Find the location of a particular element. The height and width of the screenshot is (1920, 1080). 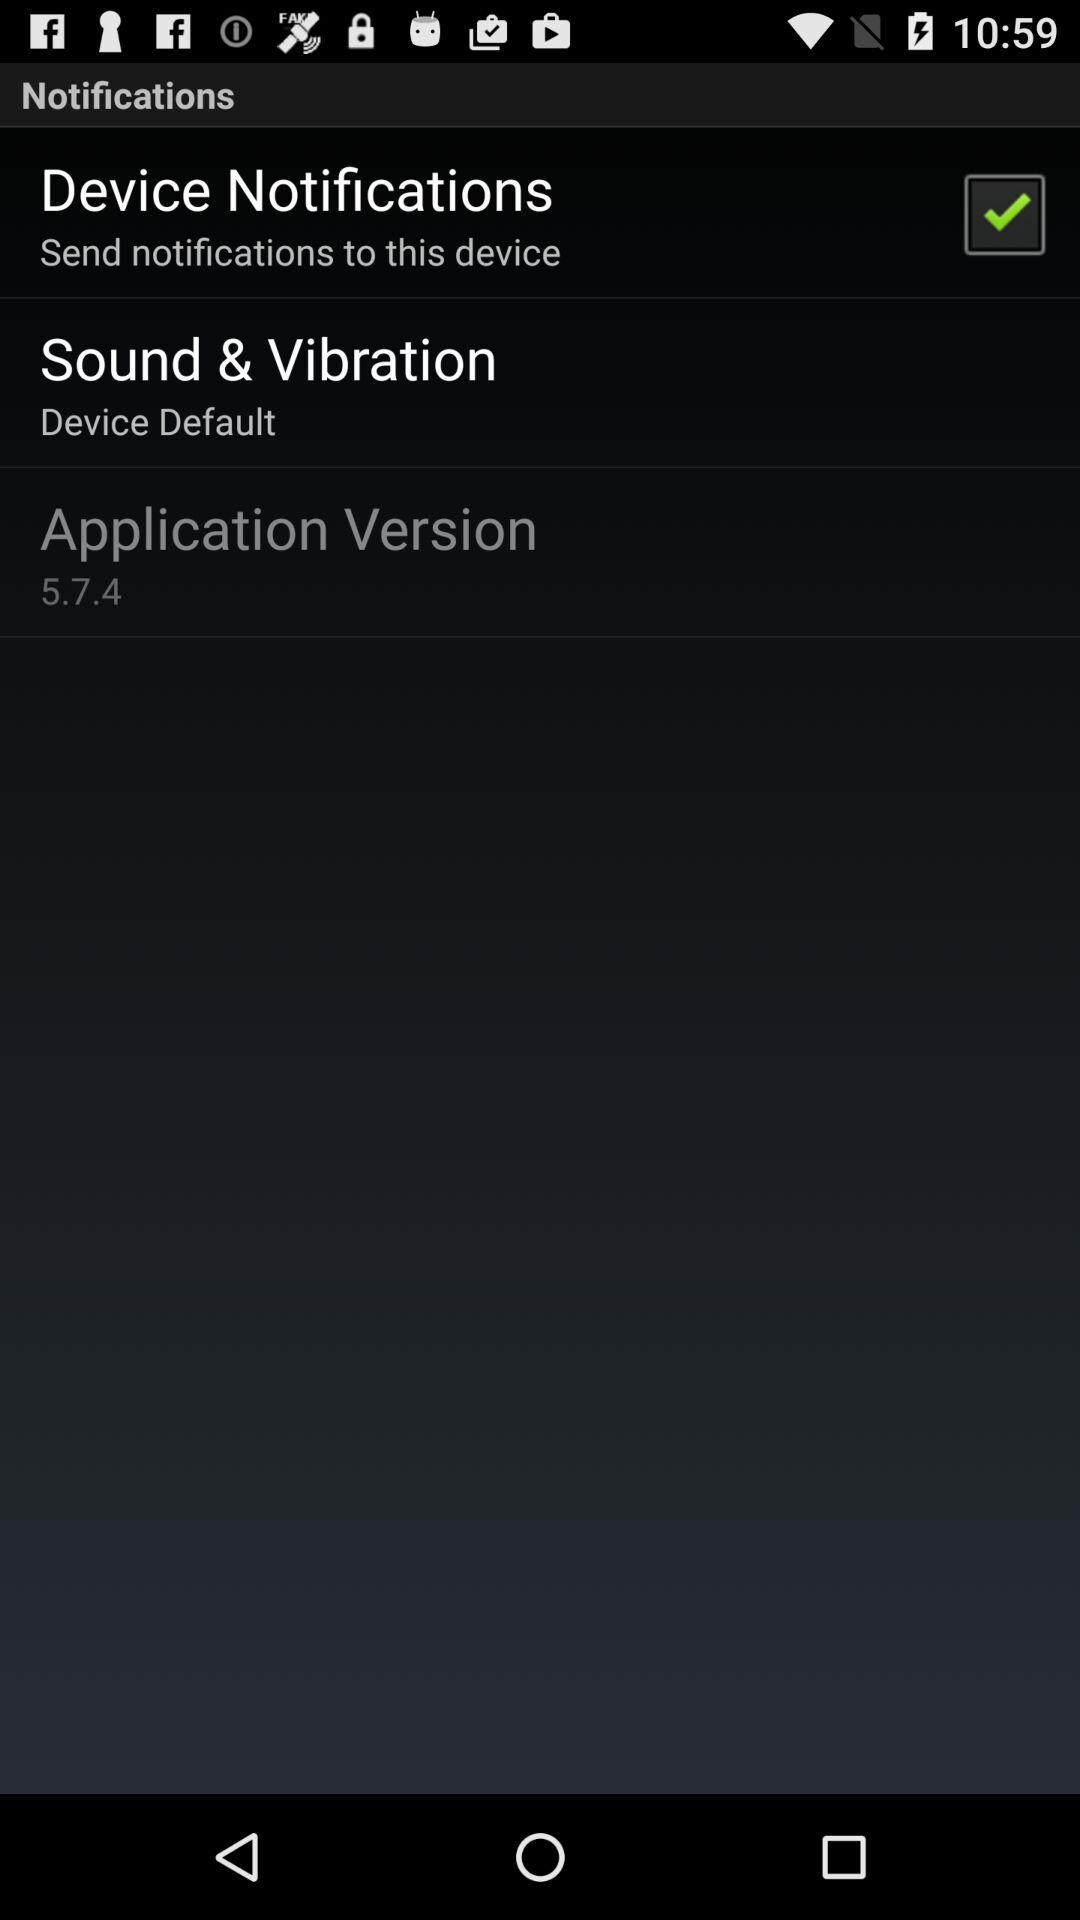

the icon above application version app is located at coordinates (156, 419).